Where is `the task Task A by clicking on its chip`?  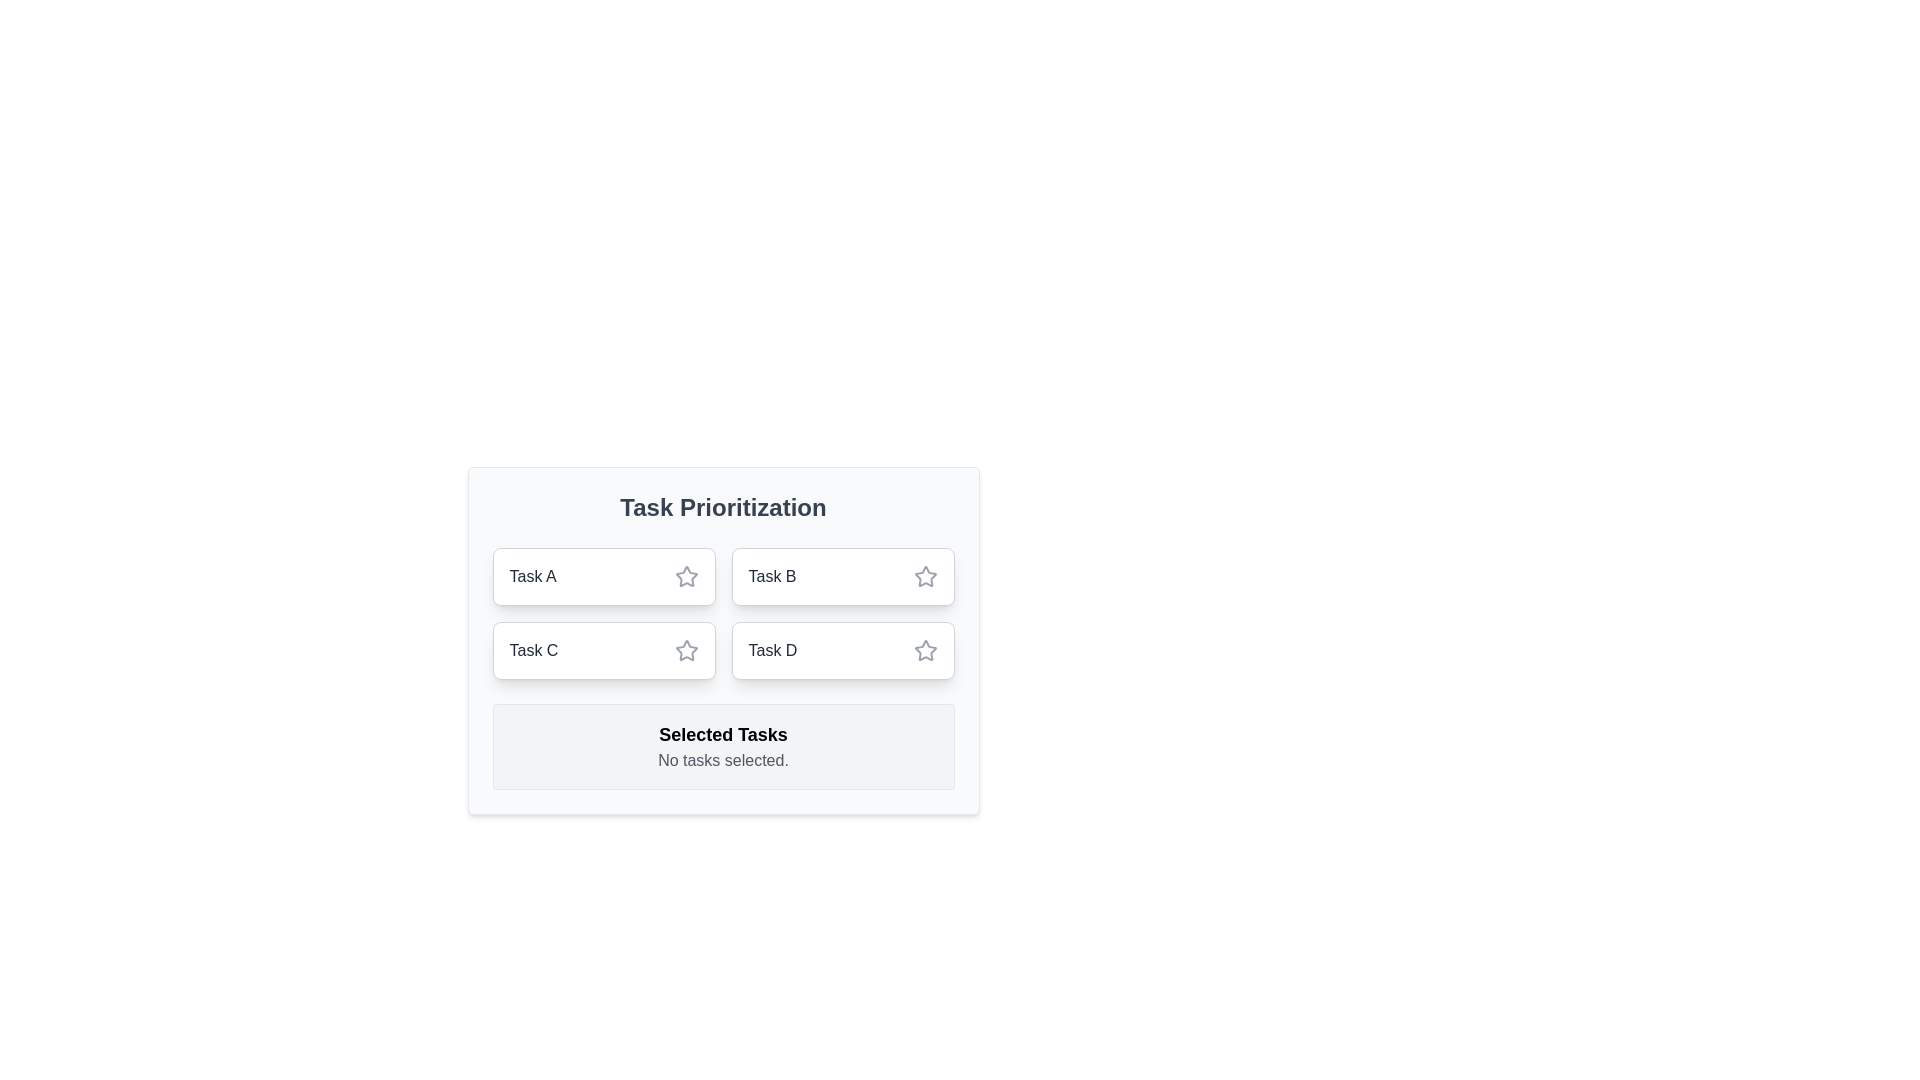 the task Task A by clicking on its chip is located at coordinates (603, 577).